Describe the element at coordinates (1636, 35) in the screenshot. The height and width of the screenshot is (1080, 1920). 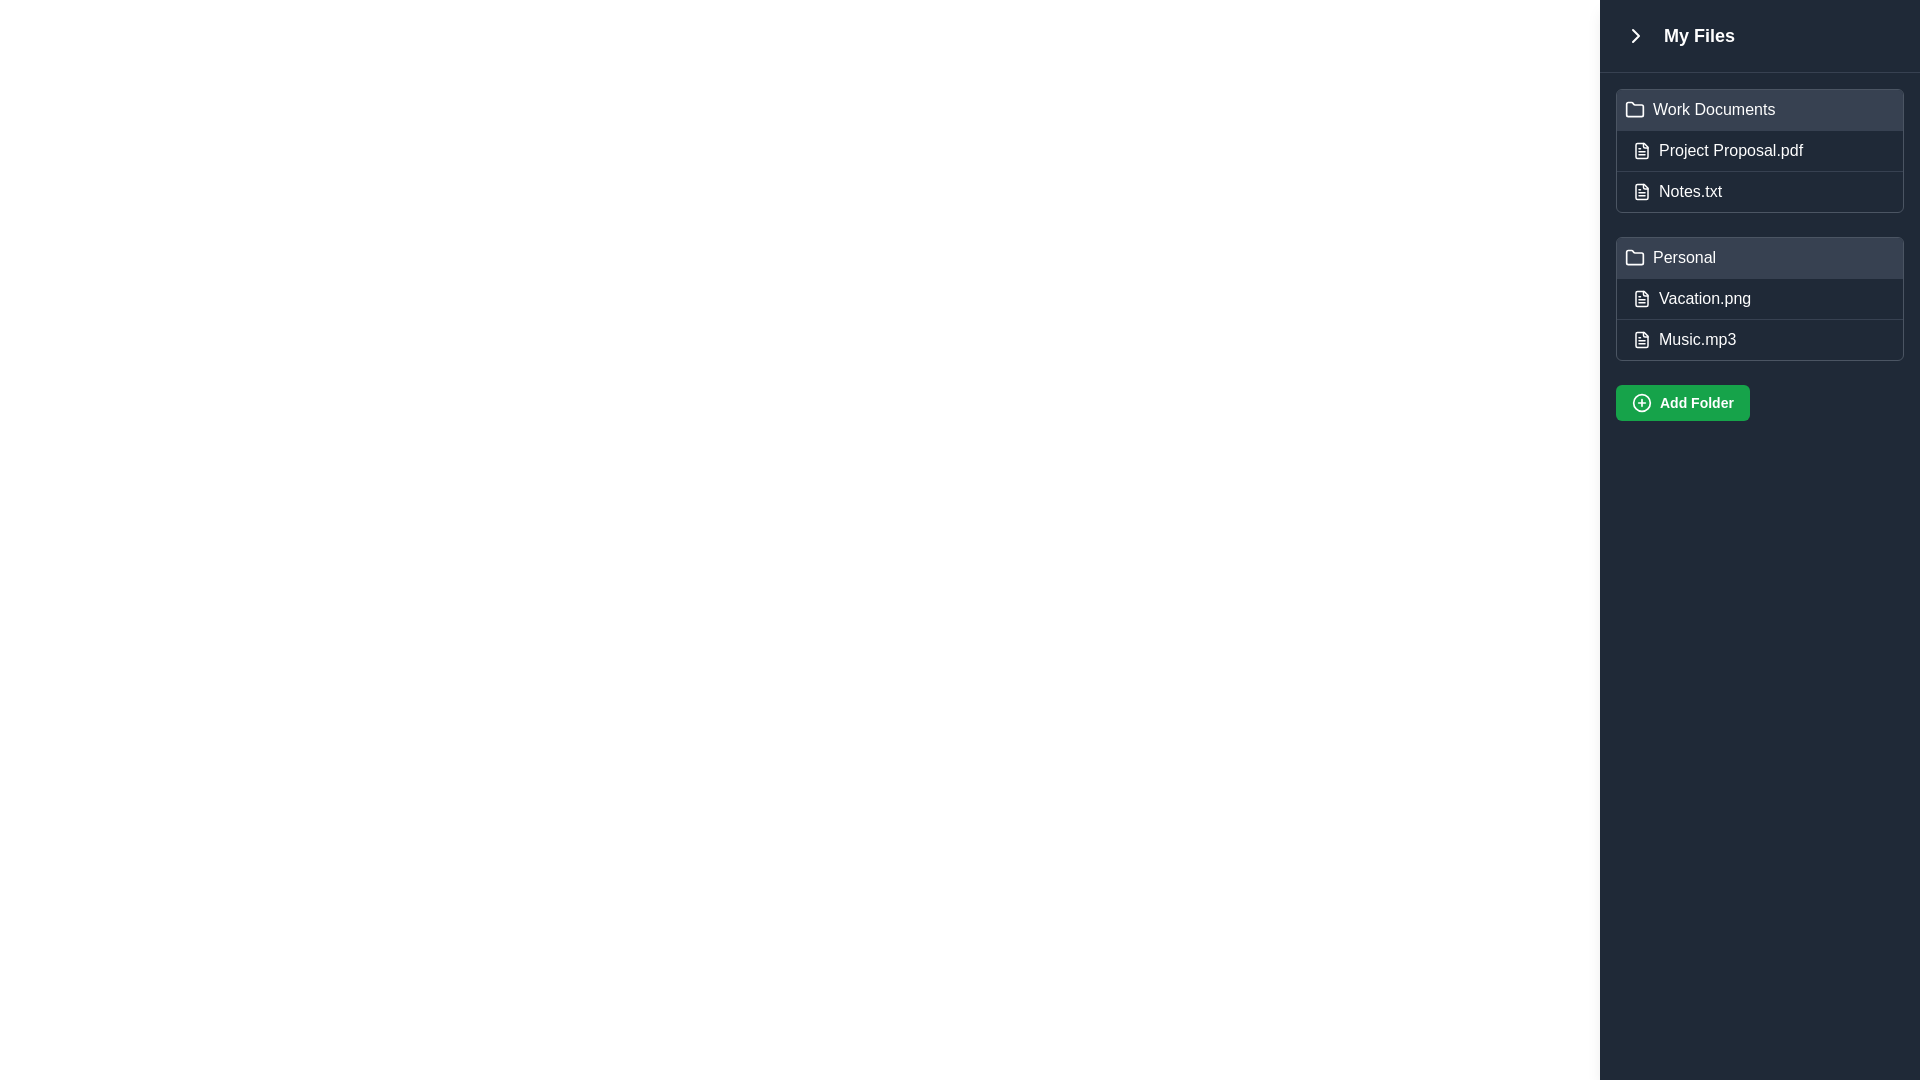
I see `the chevron-right icon in the 'My Files' sidebar` at that location.